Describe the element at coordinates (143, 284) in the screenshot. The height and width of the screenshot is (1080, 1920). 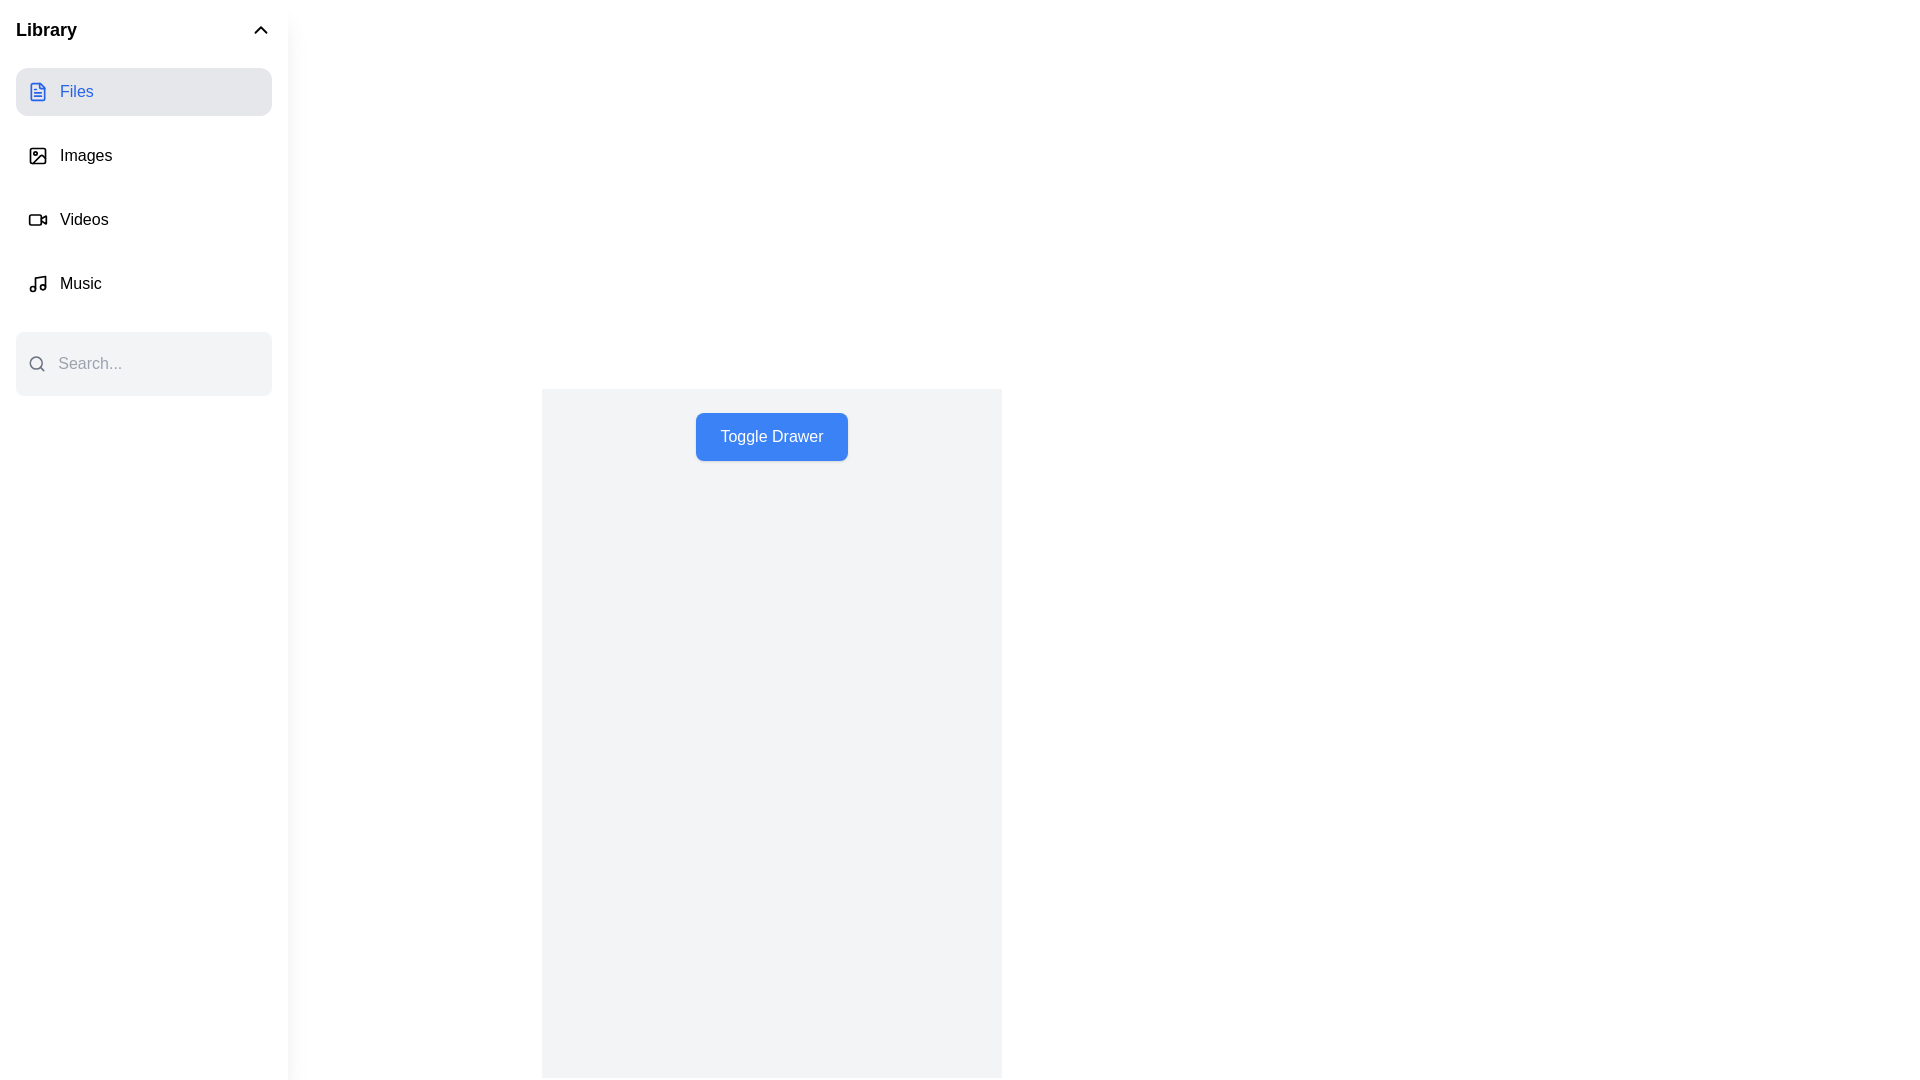
I see `keyboard navigation` at that location.